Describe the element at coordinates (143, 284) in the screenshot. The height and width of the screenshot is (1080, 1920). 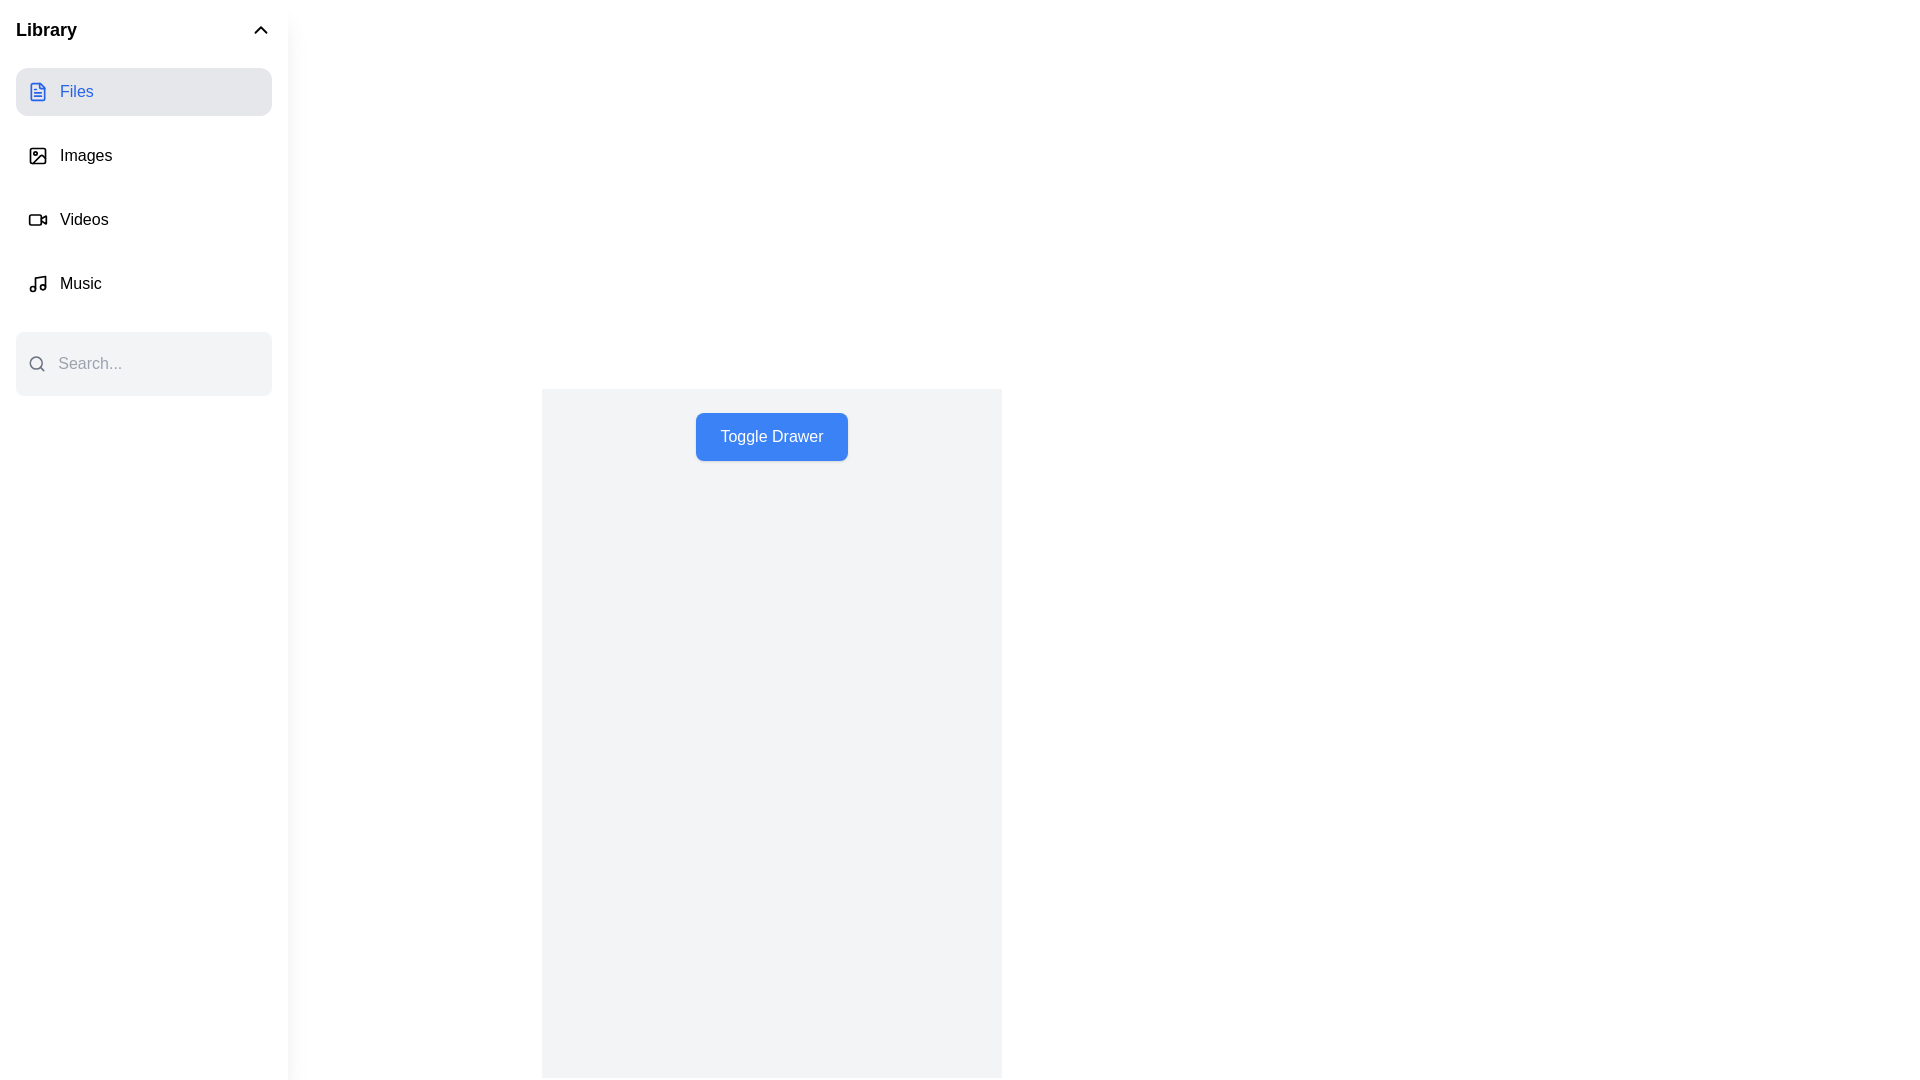
I see `keyboard navigation` at that location.